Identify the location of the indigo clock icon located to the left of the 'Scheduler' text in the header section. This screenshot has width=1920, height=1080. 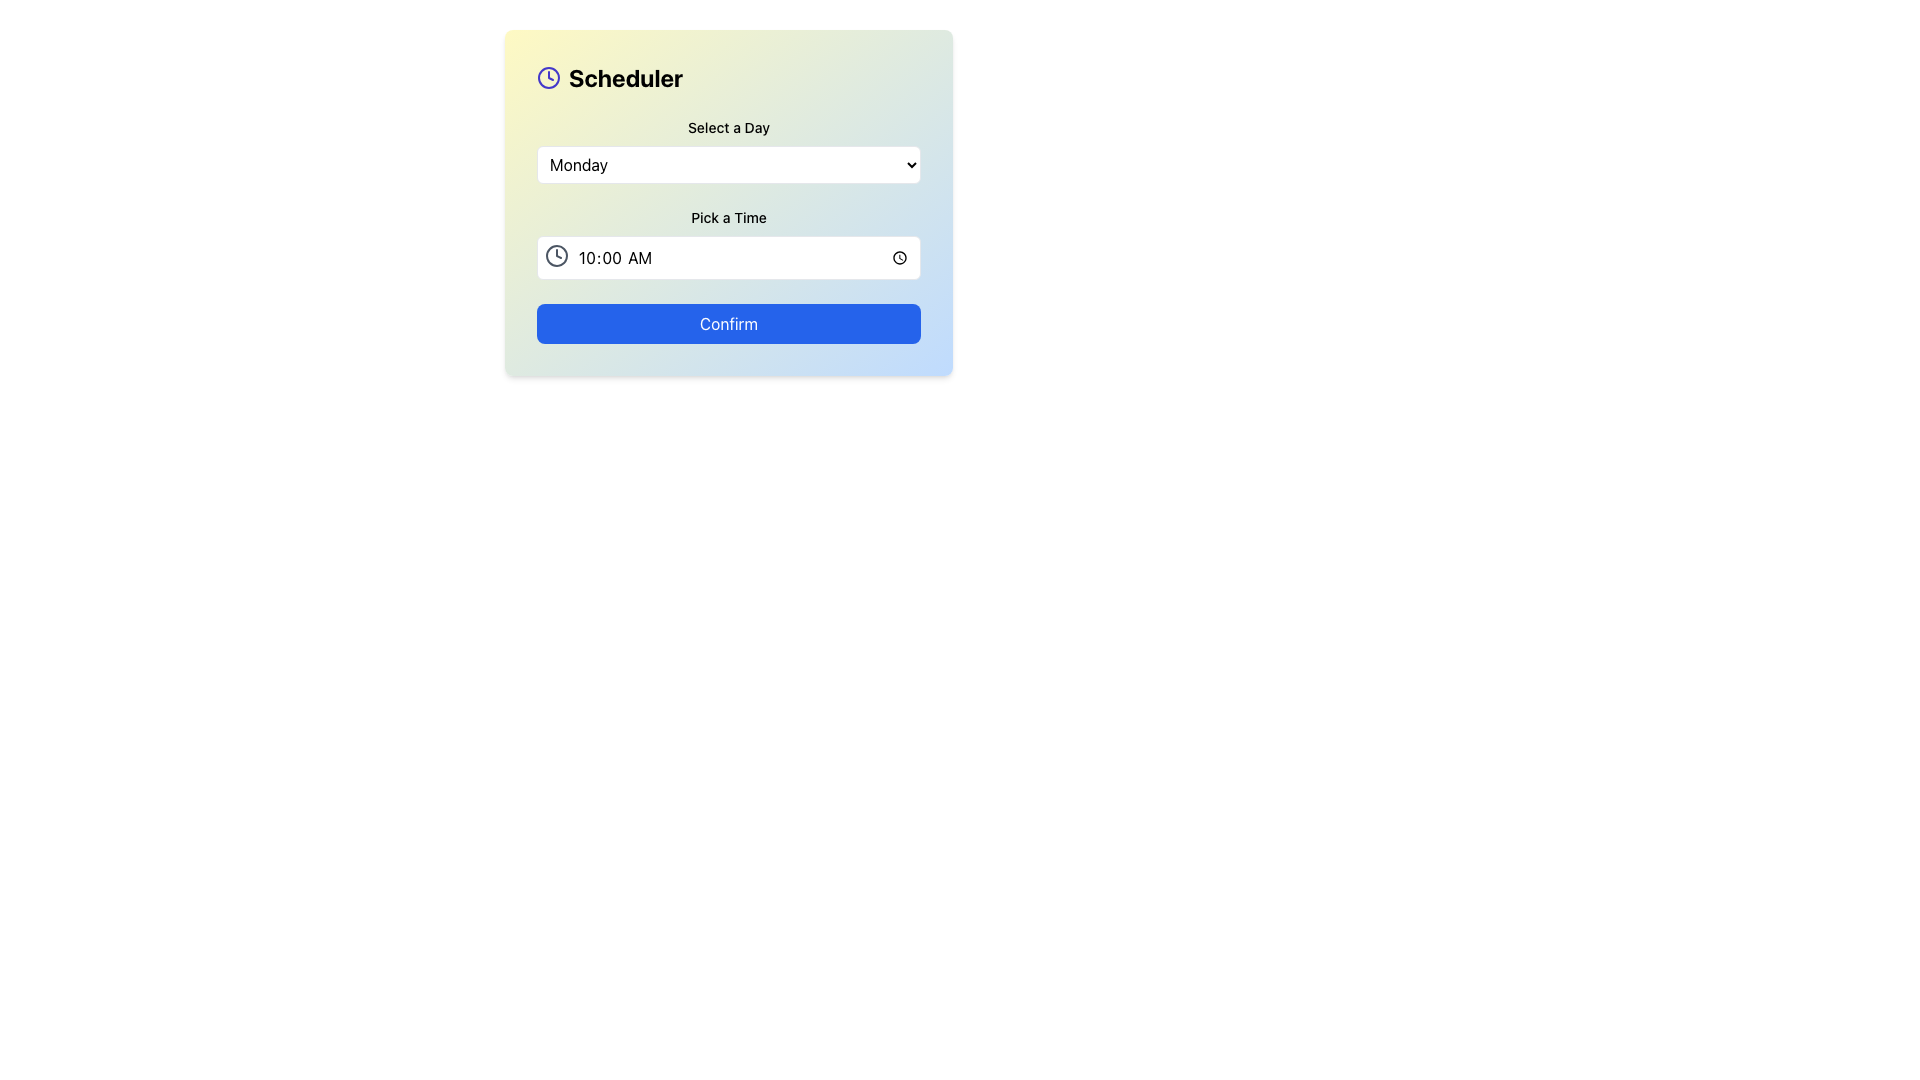
(548, 76).